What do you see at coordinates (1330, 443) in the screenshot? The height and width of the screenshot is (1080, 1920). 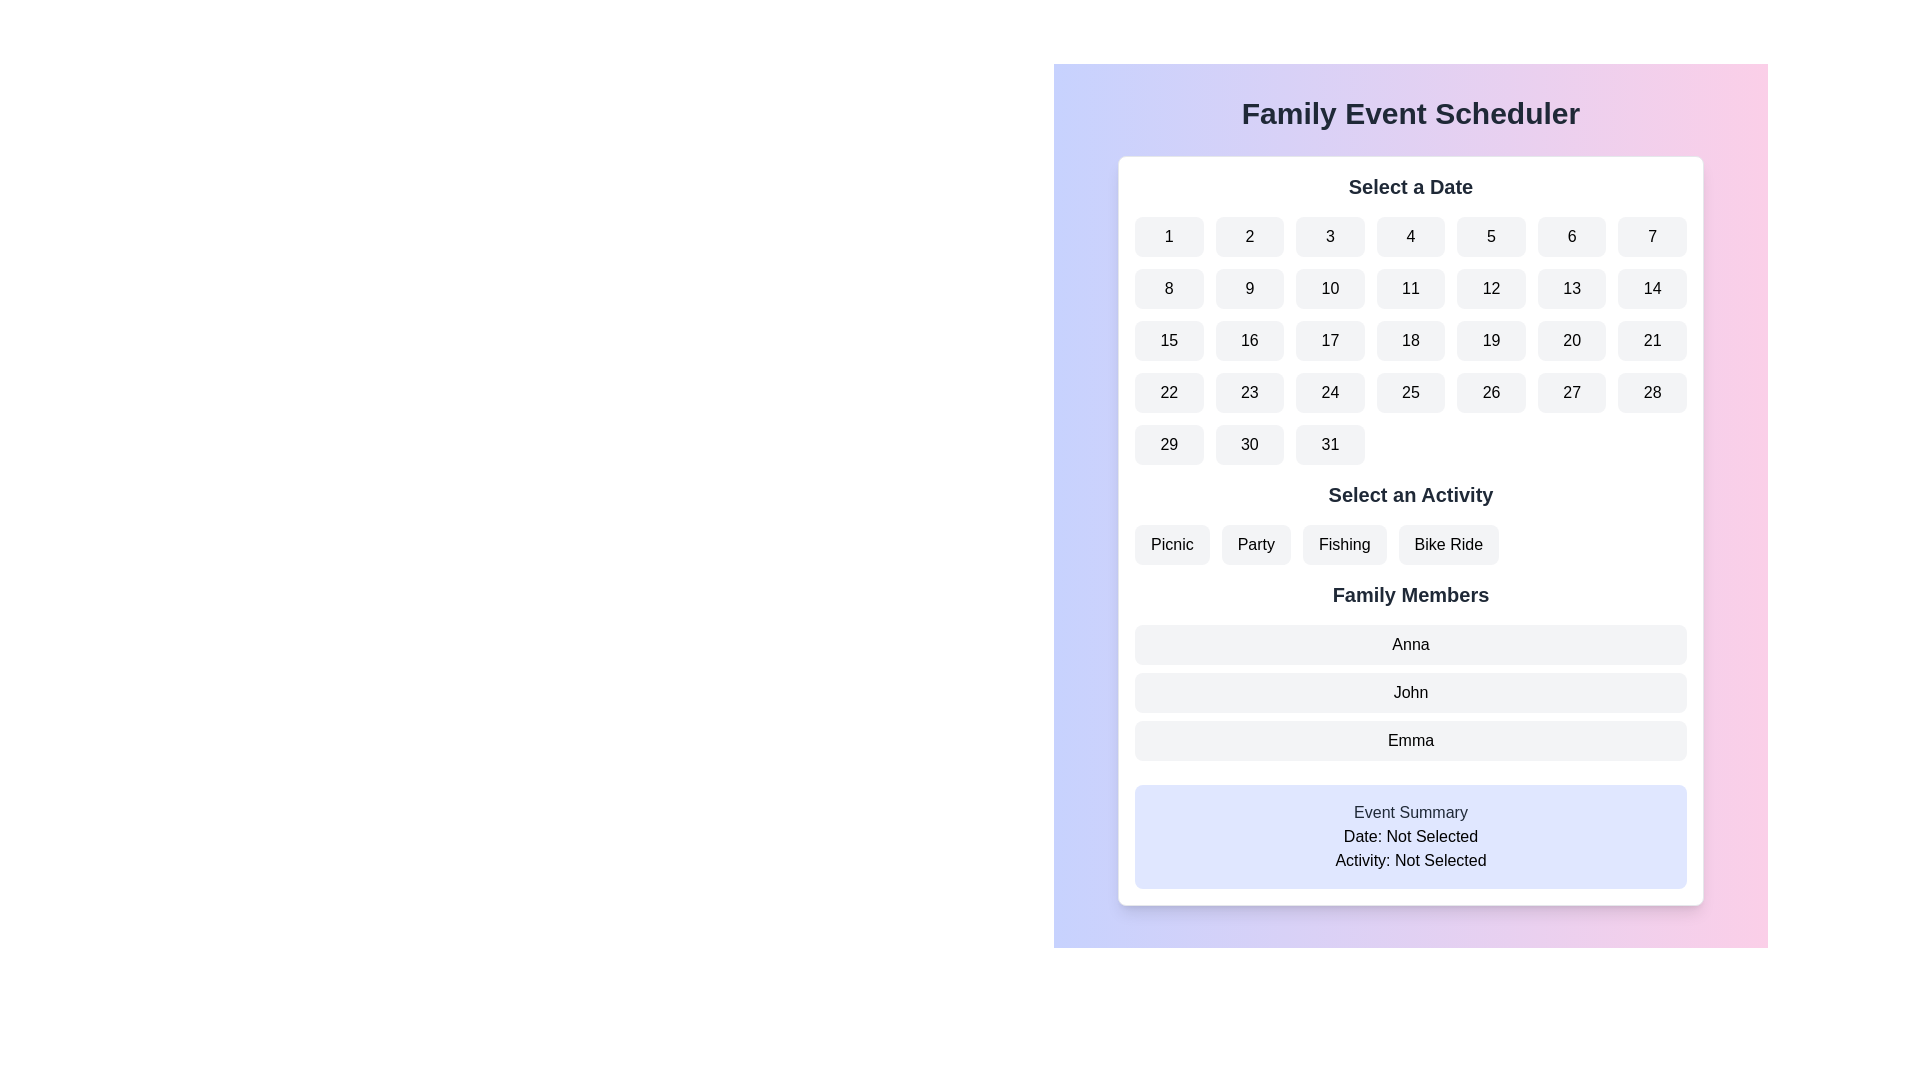 I see `the button labeled '31' which is the last button in the bottom row of the calendar date grid` at bounding box center [1330, 443].